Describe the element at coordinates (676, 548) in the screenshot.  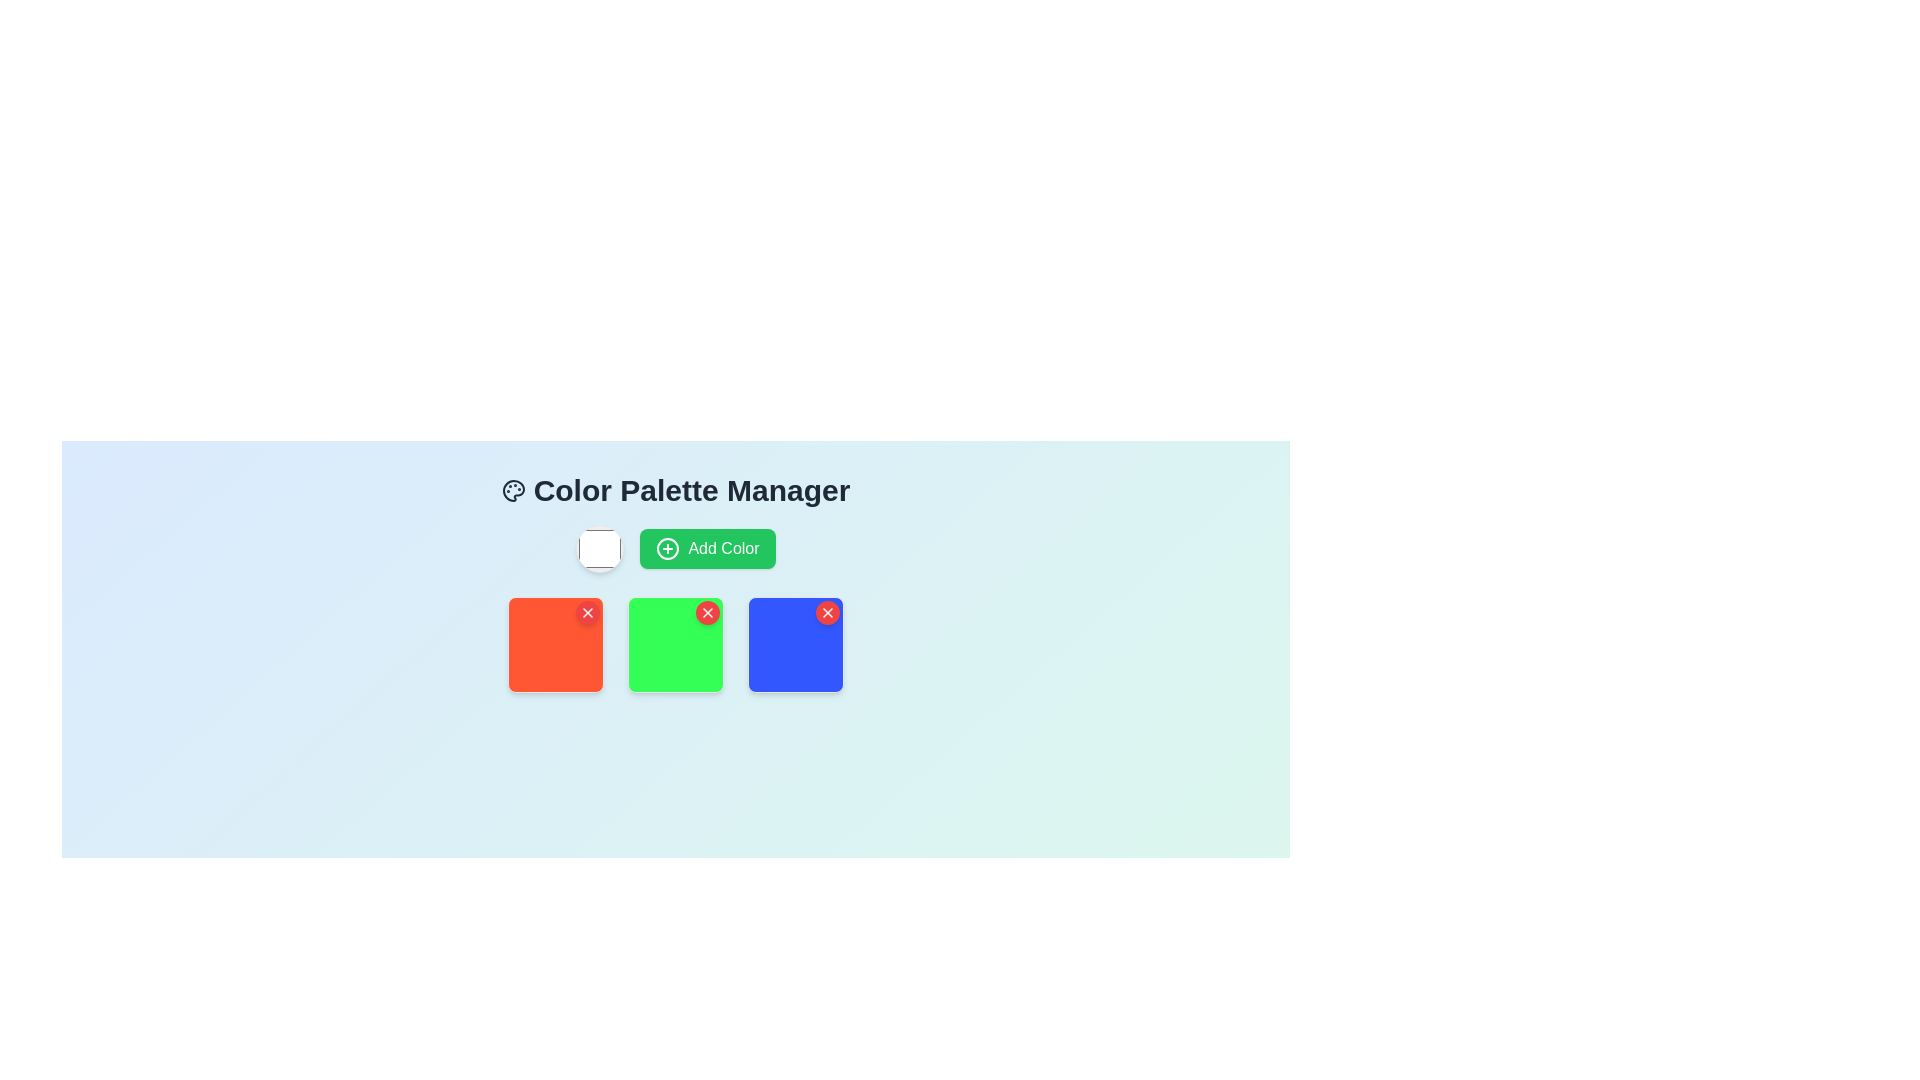
I see `the 'Add Color' button located to the right of the color picker input in the 'Add Color' section` at that location.